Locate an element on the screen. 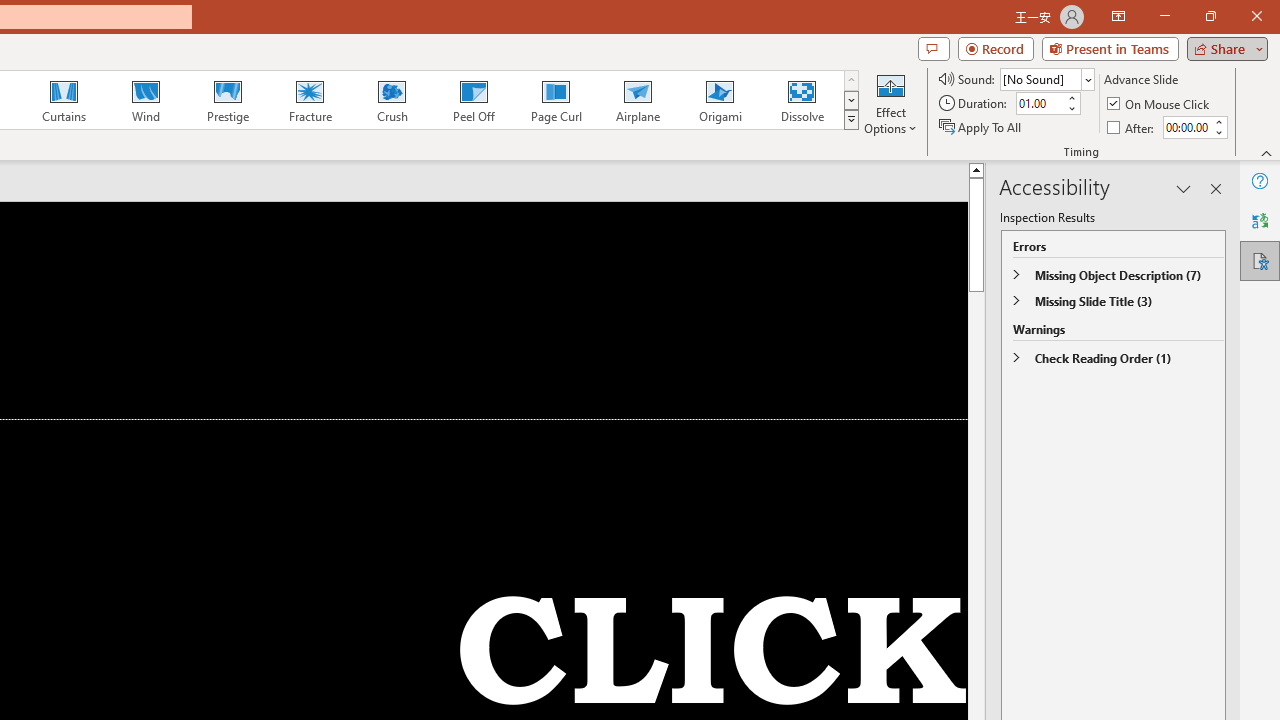 The image size is (1280, 720). 'Airplane' is located at coordinates (636, 100).